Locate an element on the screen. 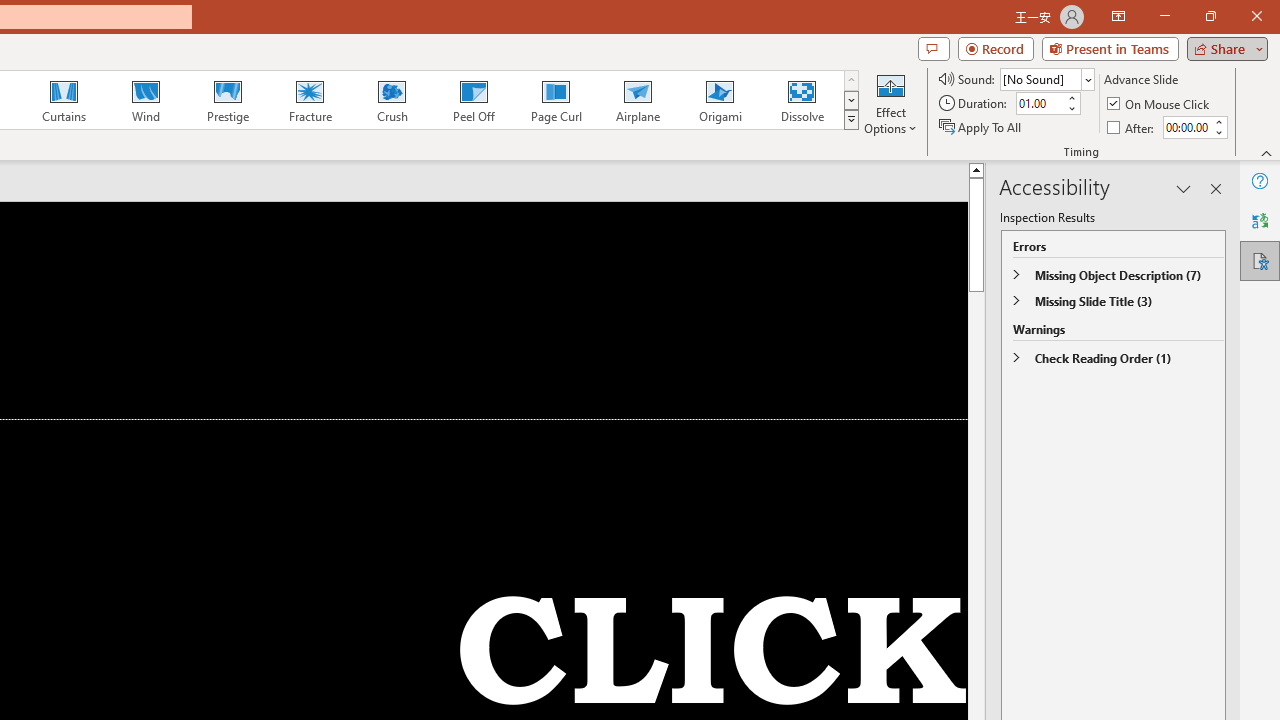 The image size is (1280, 720). 'Airplane' is located at coordinates (636, 100).